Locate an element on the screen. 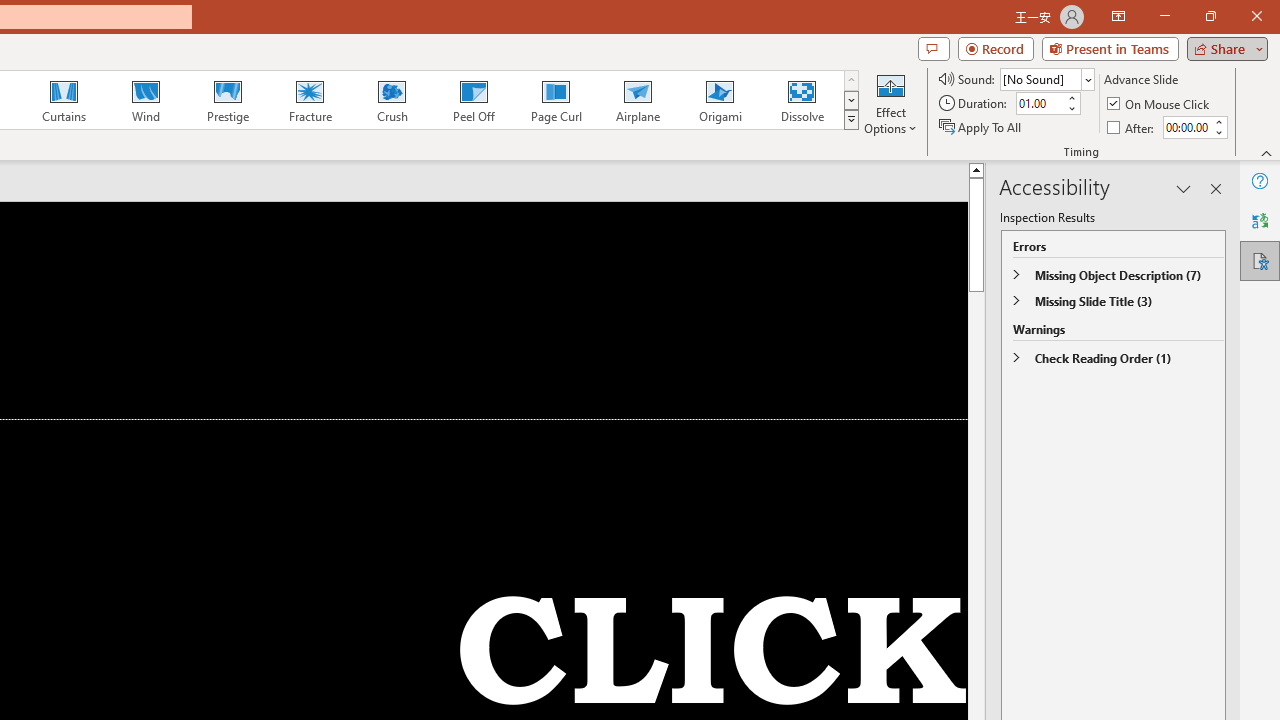 The image size is (1280, 720). 'Airplane' is located at coordinates (636, 100).